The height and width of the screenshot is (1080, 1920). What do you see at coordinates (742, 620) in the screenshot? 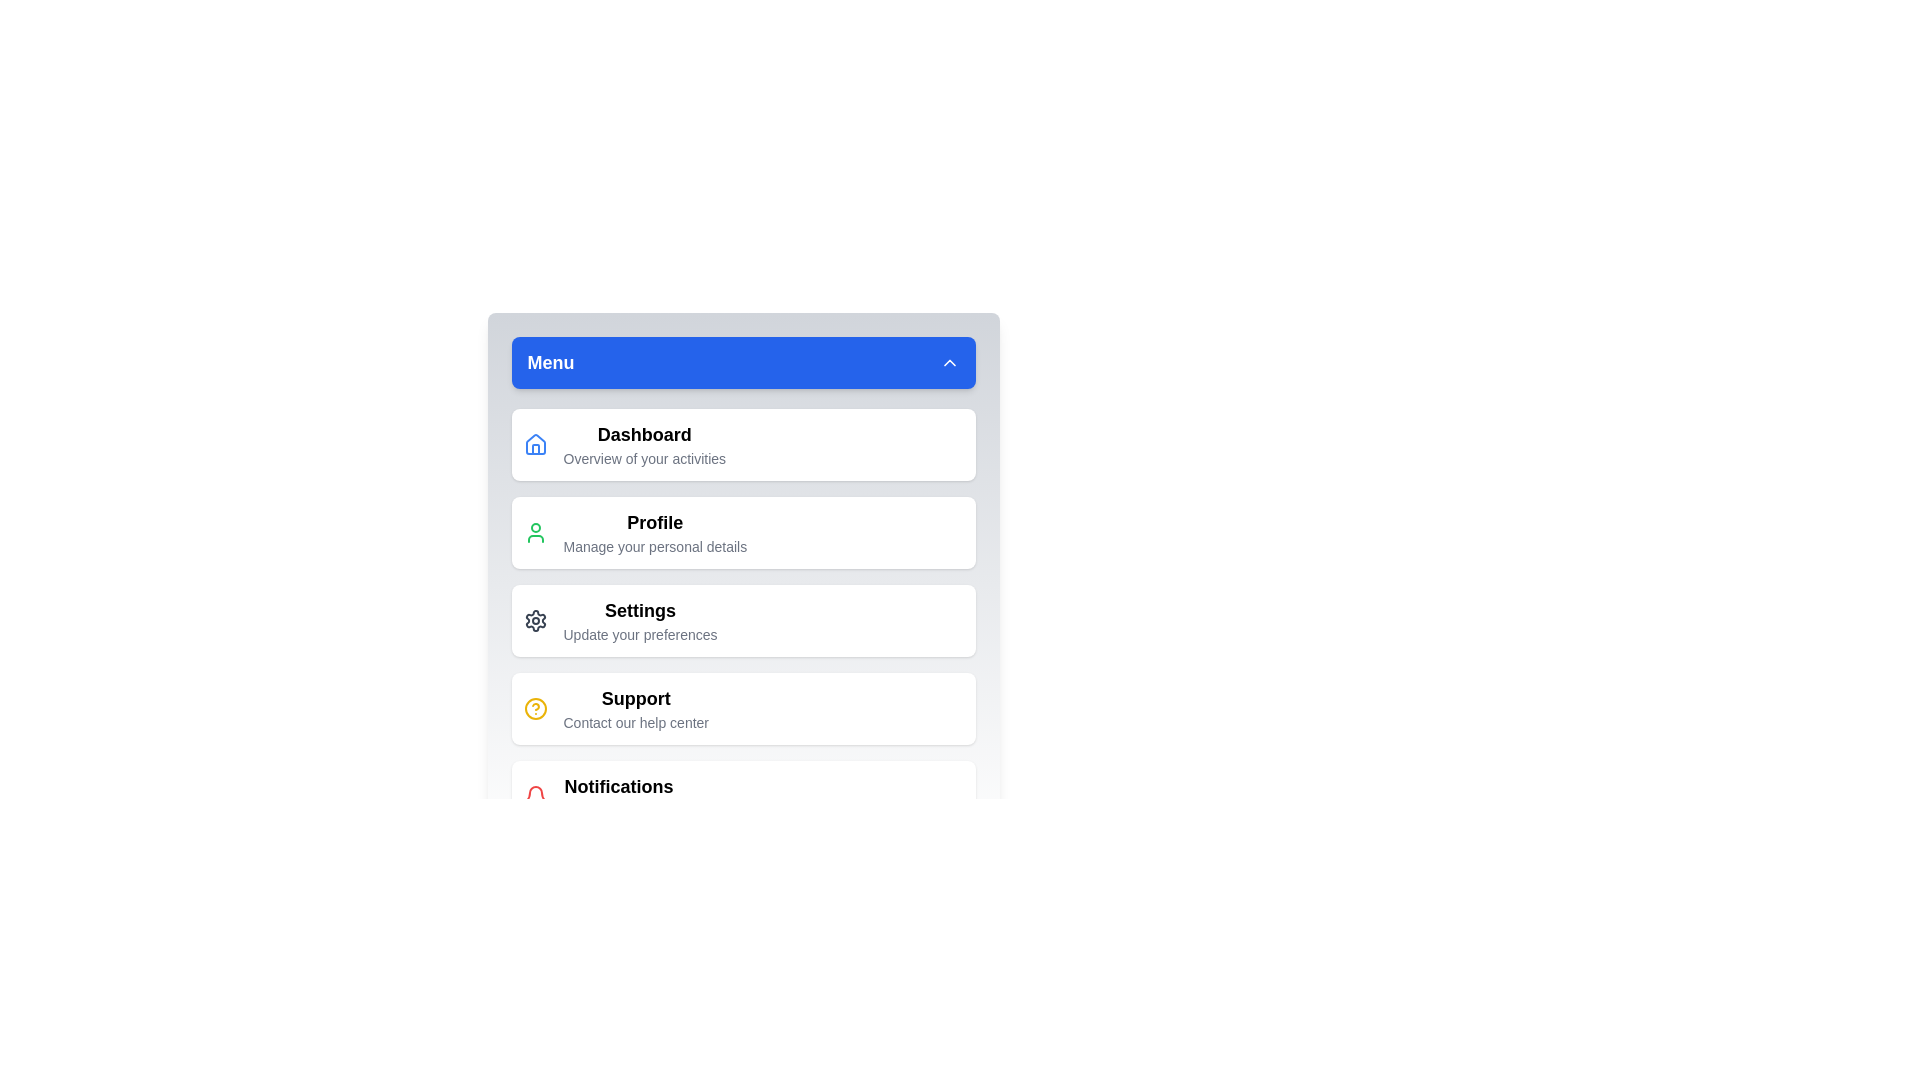
I see `'Settings' navigation item located under the 'Menu' heading by clicking on its icon or text` at bounding box center [742, 620].